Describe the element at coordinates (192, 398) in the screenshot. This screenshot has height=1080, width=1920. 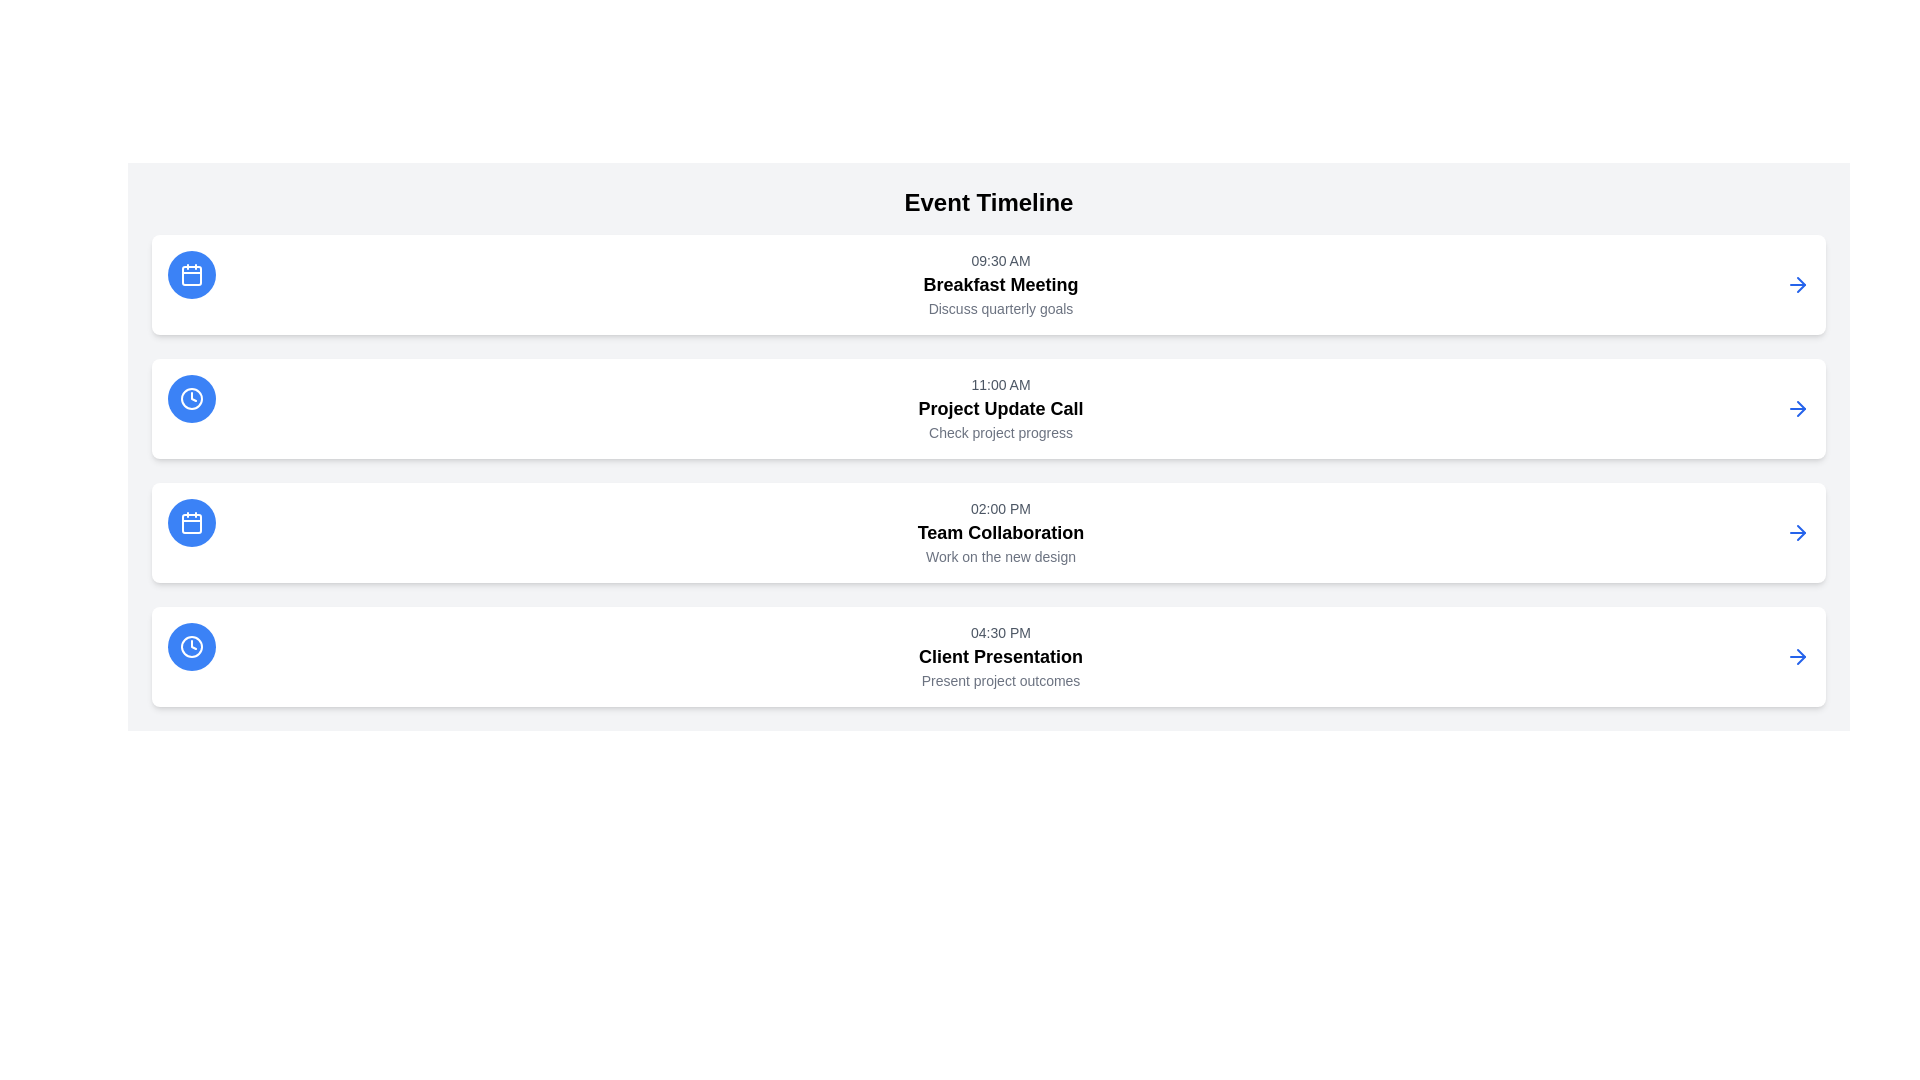
I see `the circular blue icon with a white clock glyph, which indicates the '11:00 AM Project Update Call' on the event timeline` at that location.